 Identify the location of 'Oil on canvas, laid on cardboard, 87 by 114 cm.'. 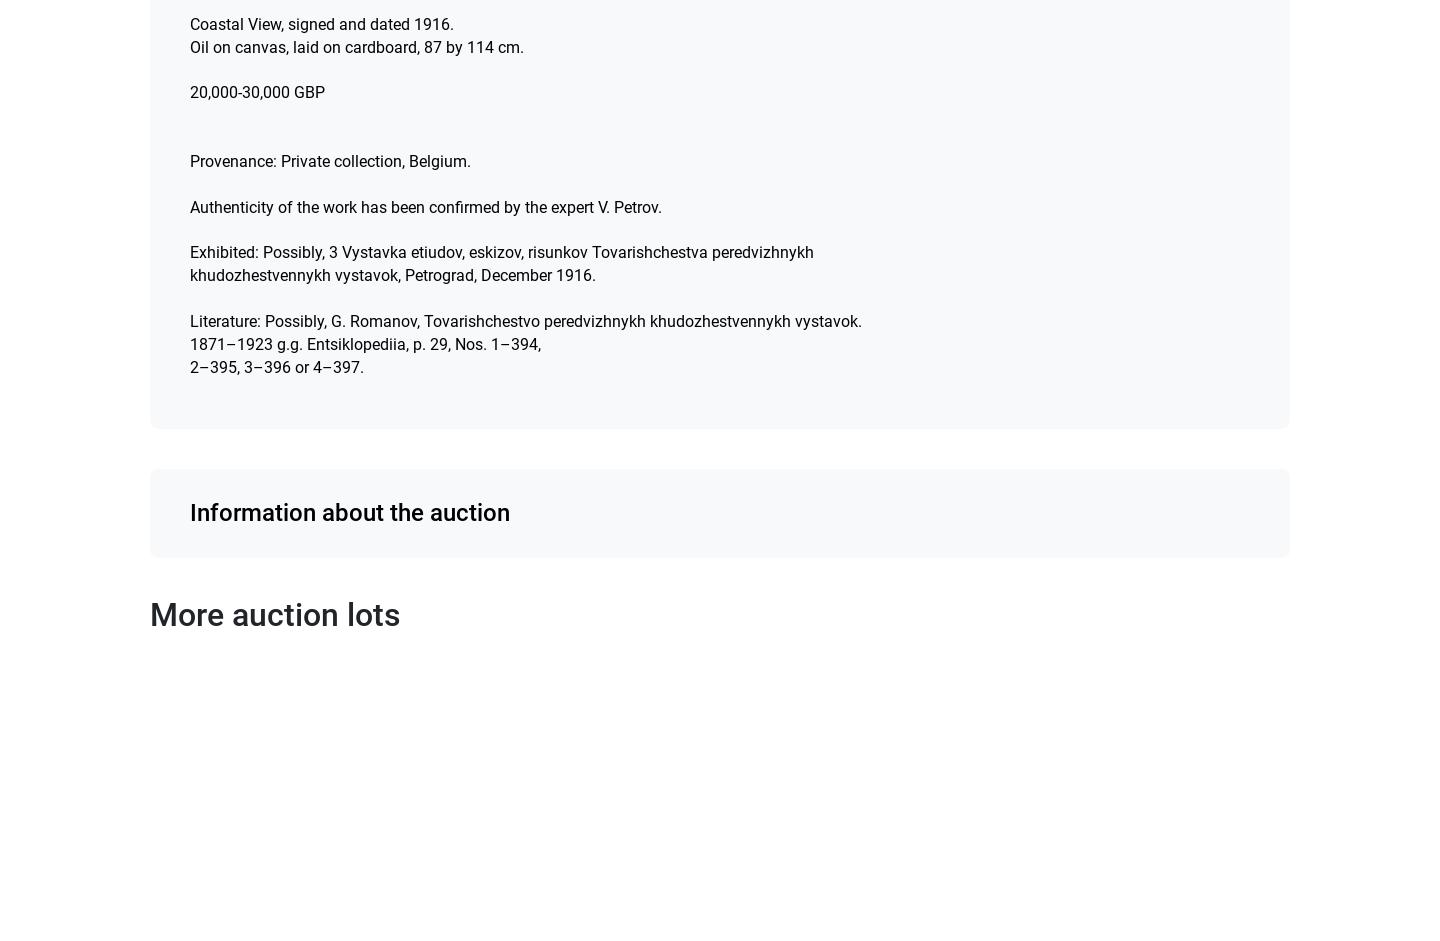
(356, 45).